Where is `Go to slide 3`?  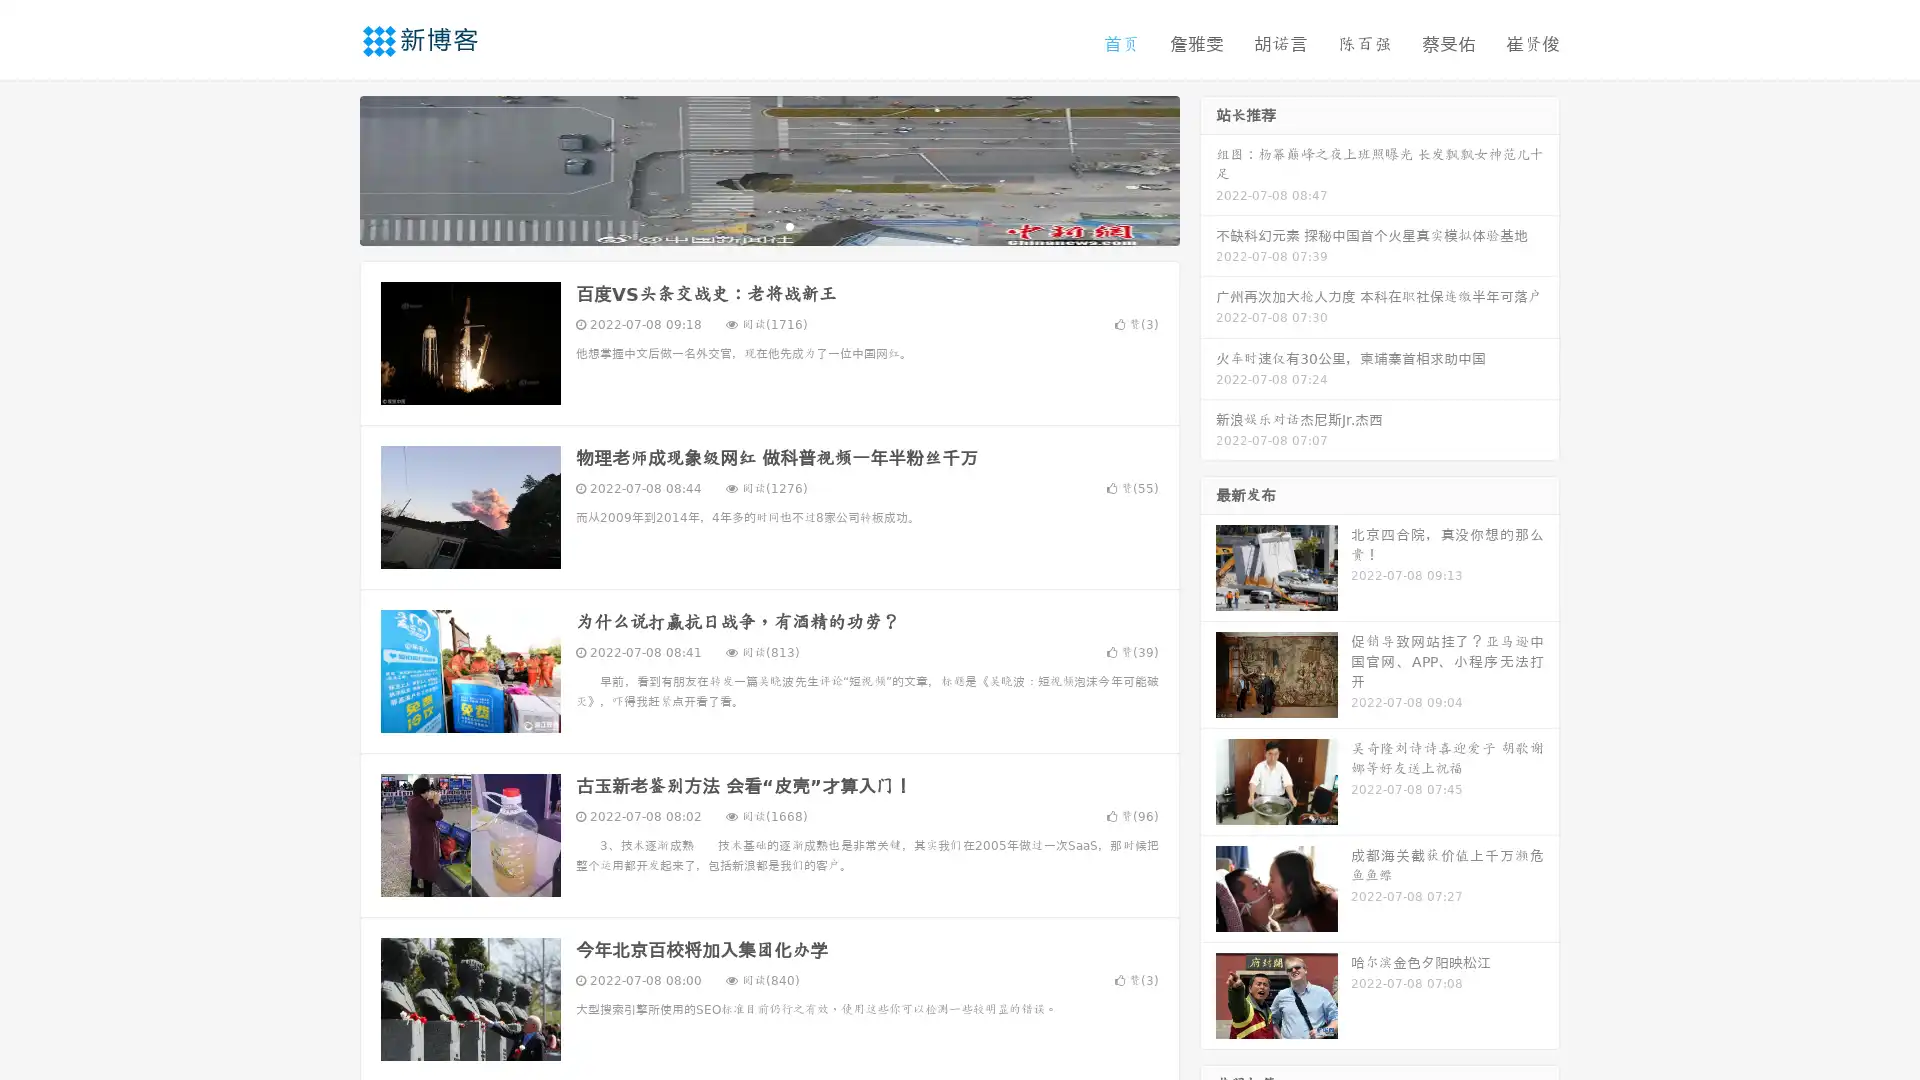
Go to slide 3 is located at coordinates (789, 225).